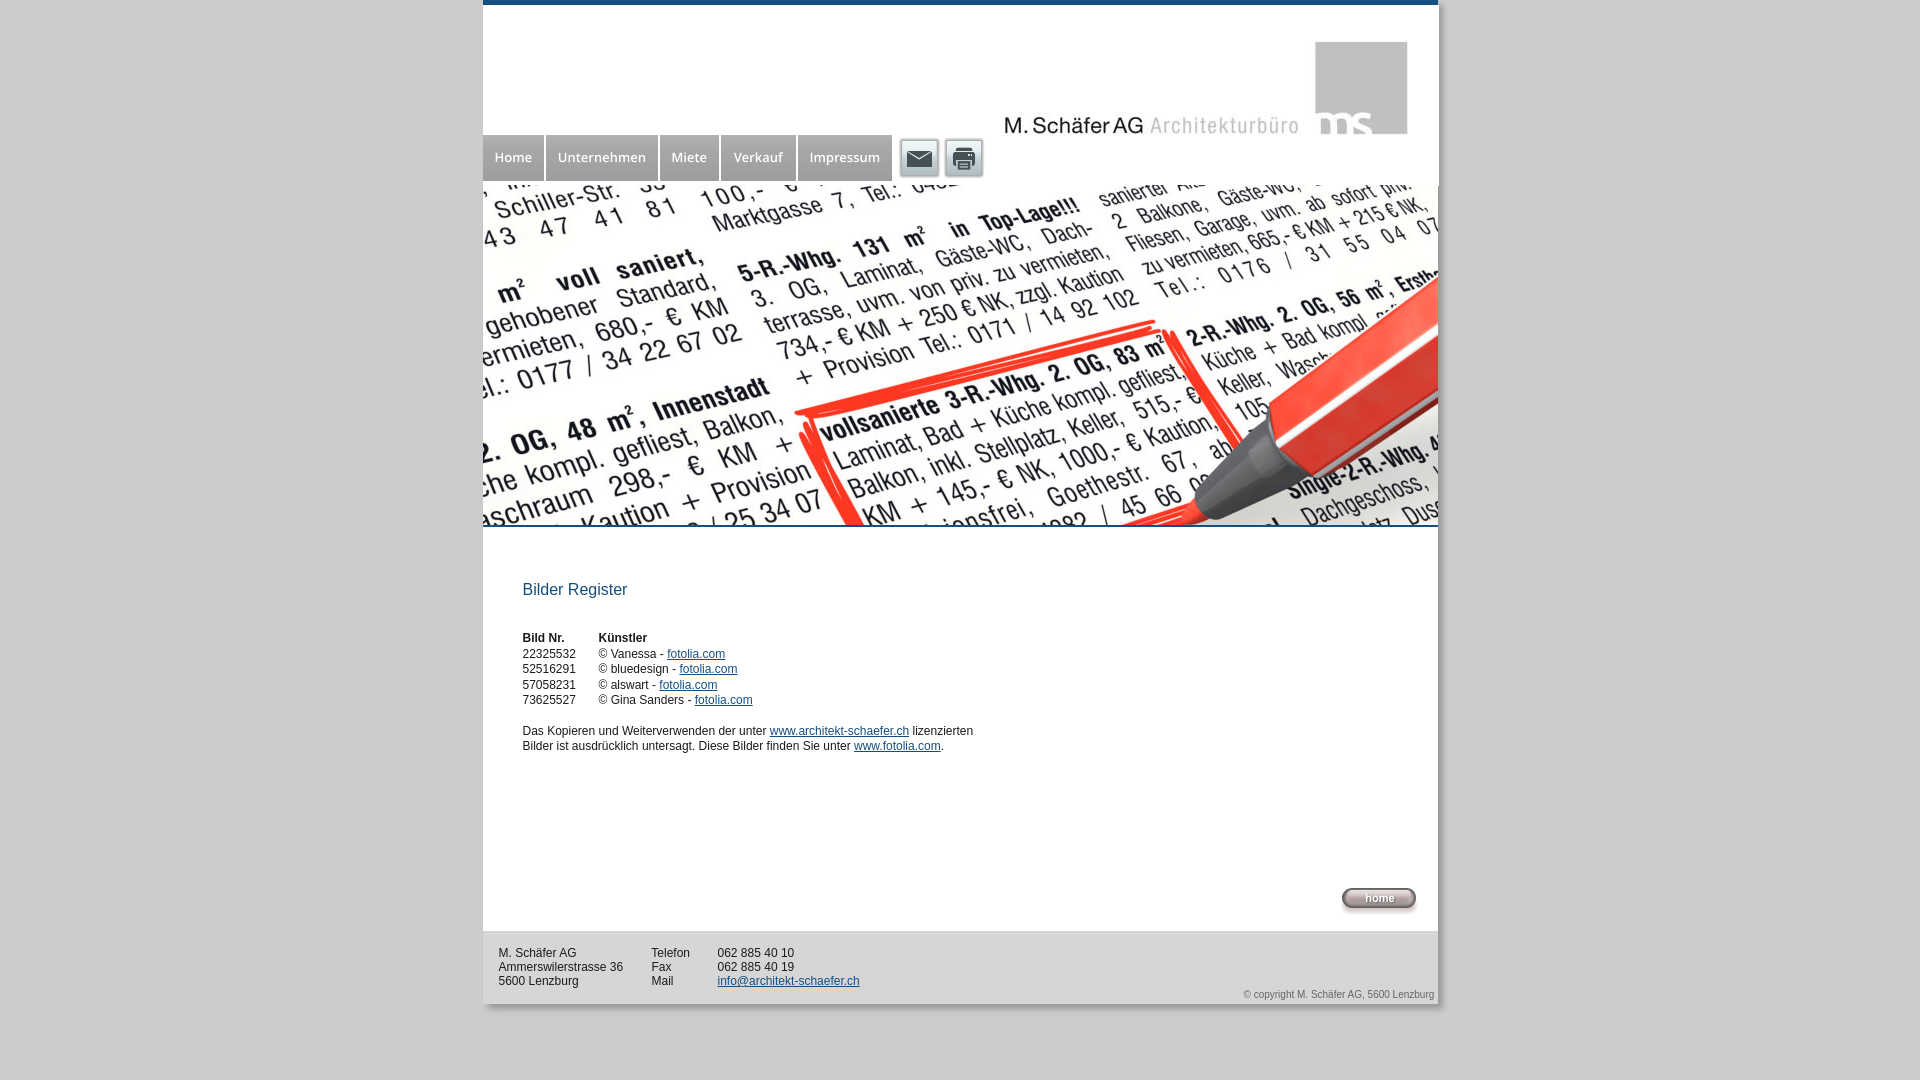 Image resolution: width=1920 pixels, height=1080 pixels. Describe the element at coordinates (787, 979) in the screenshot. I see `'info@architekt-schaefer.ch'` at that location.